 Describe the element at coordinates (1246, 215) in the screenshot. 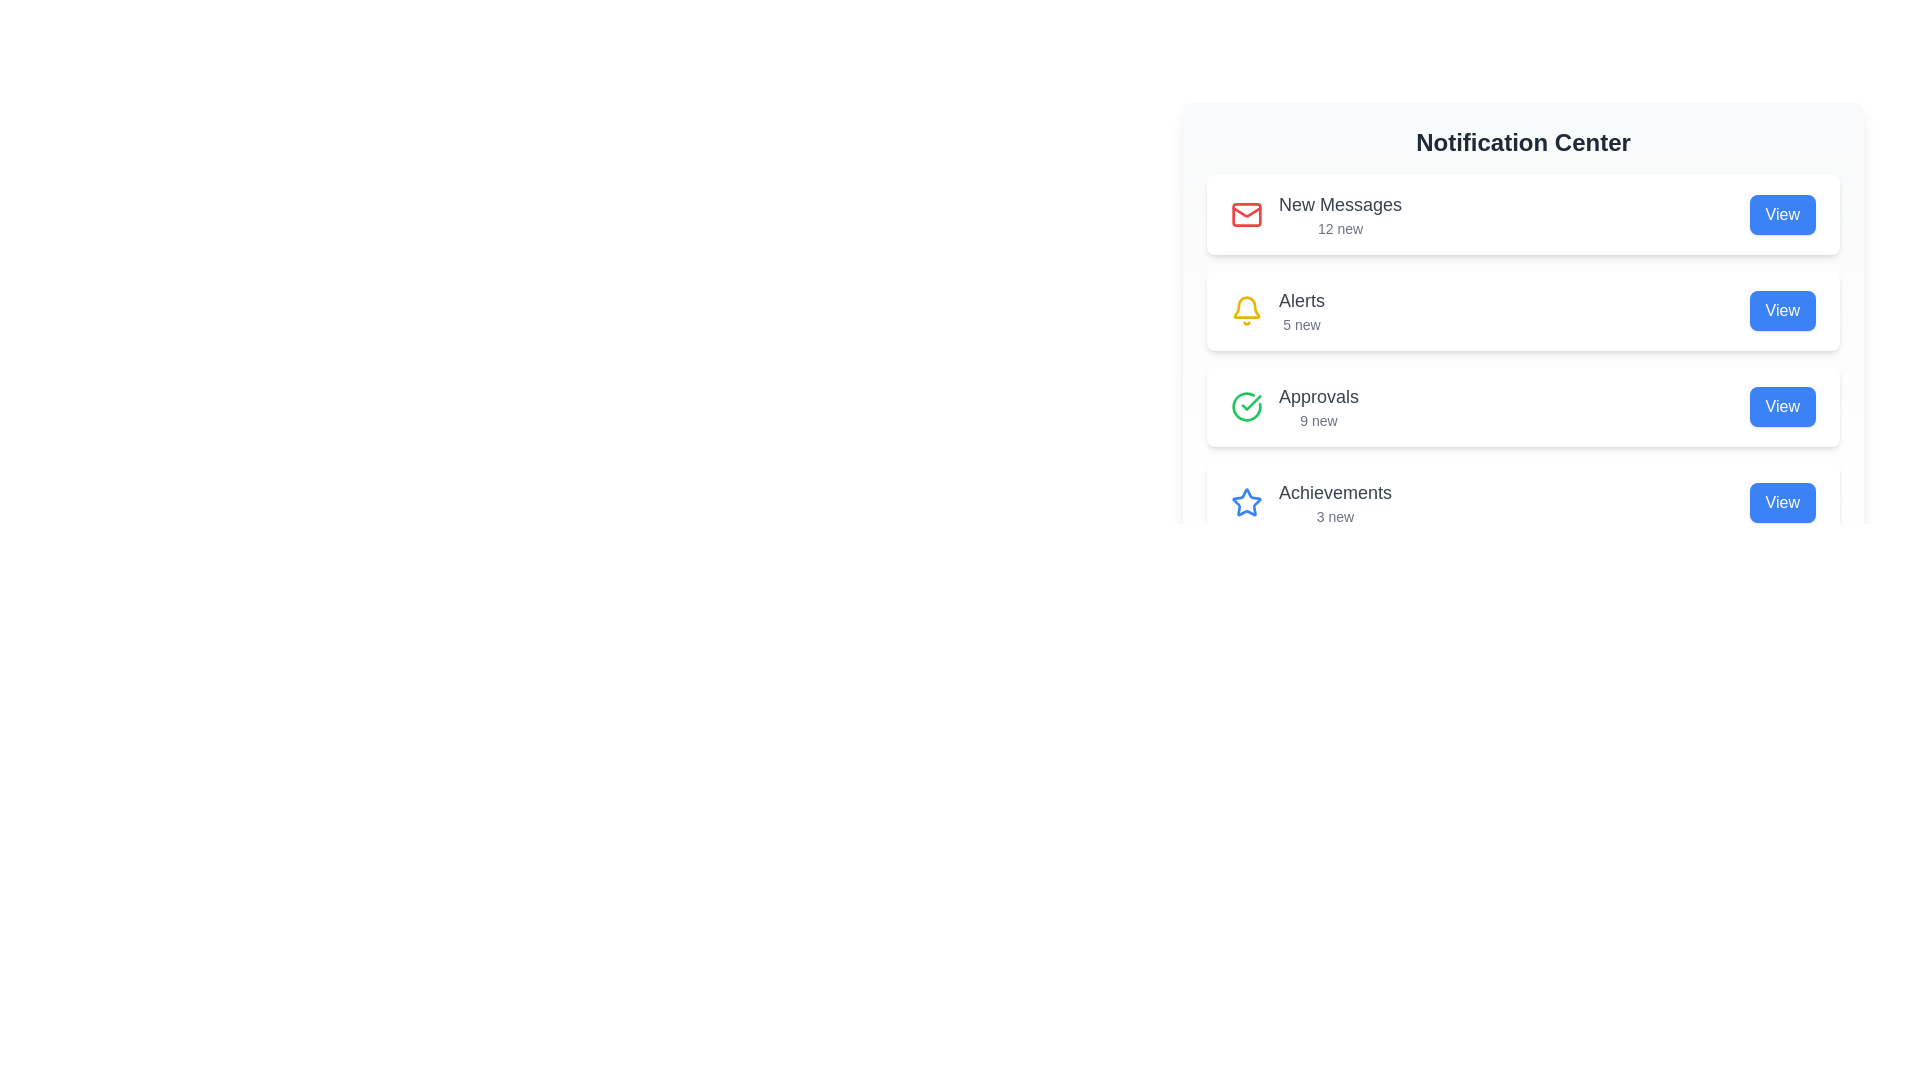

I see `the appearance of the SVG icon representing an envelope located in the upper-left corner of the 'New Messages' notification item in the 'Notification Center' panel` at that location.